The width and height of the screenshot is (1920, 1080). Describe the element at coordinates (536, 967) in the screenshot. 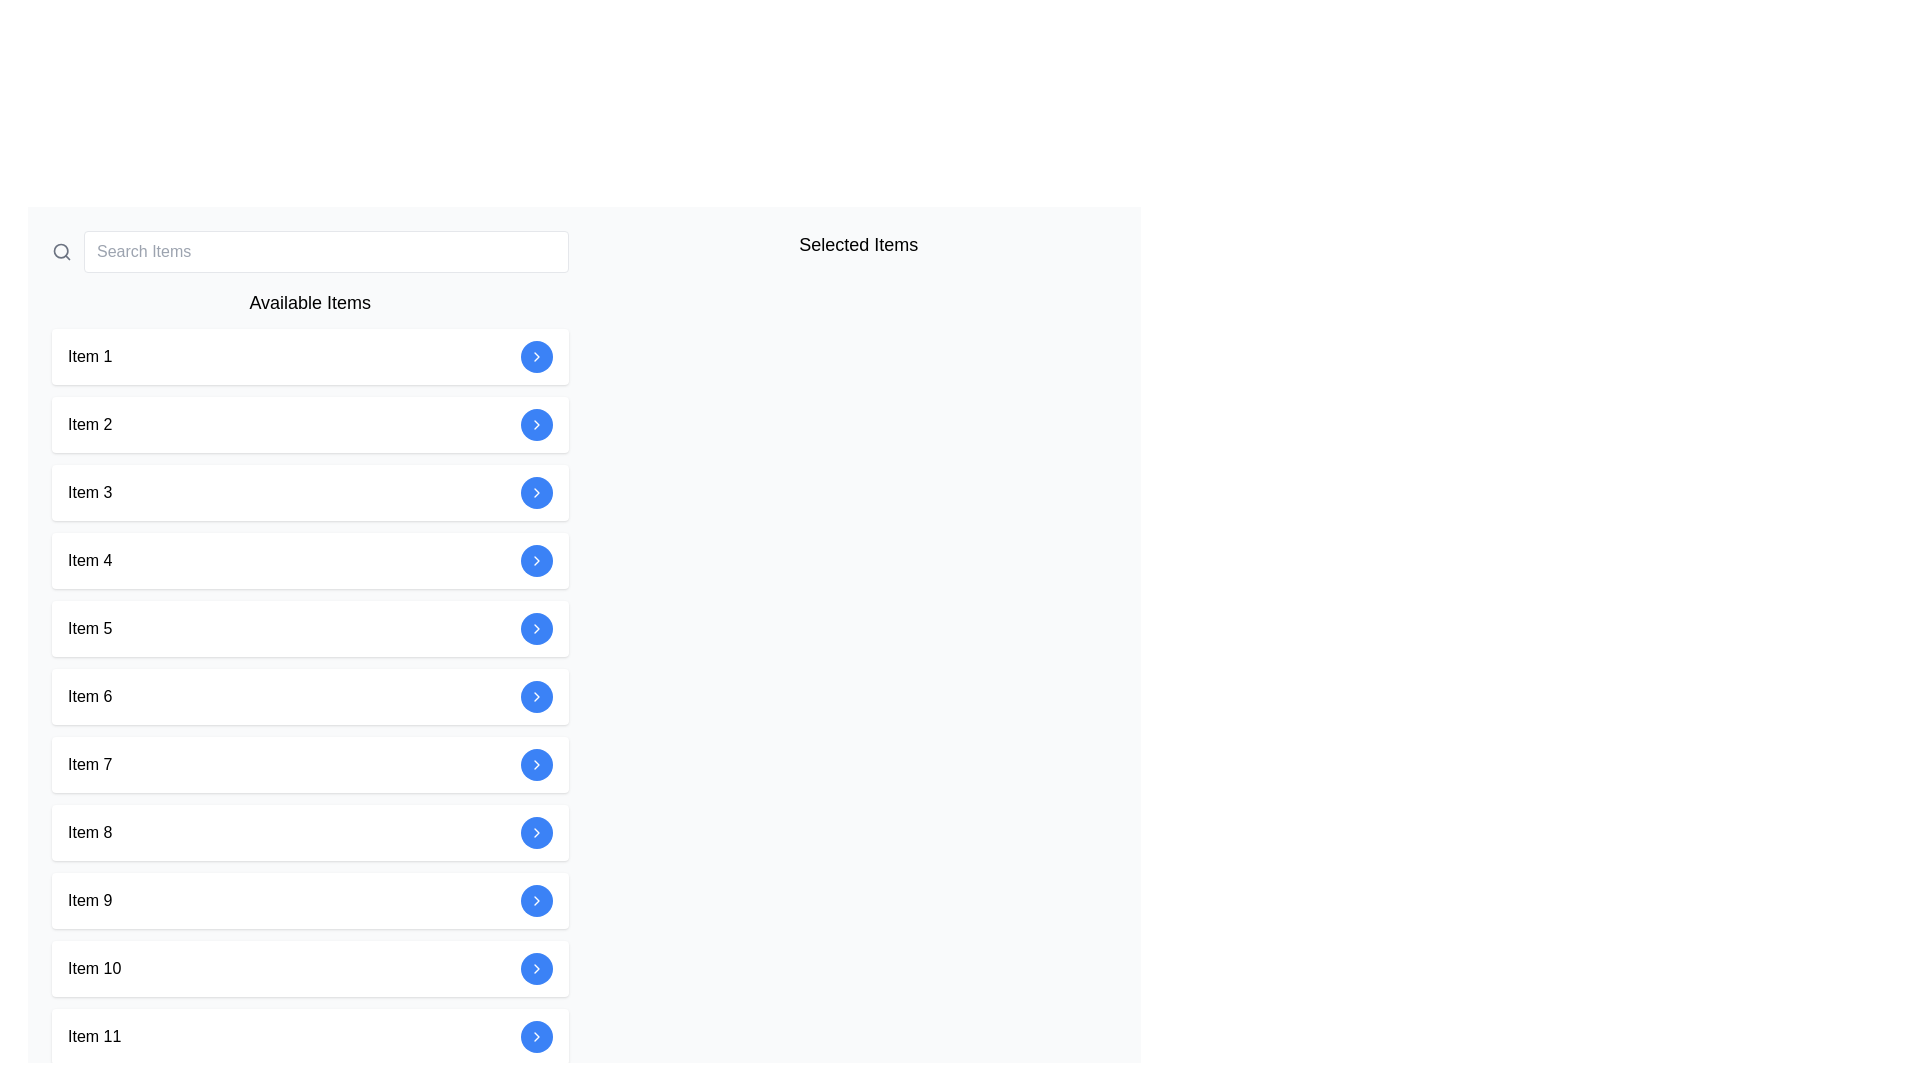

I see `the button located at the right end of the 'Item 10' entry in the 'Available Items' section` at that location.